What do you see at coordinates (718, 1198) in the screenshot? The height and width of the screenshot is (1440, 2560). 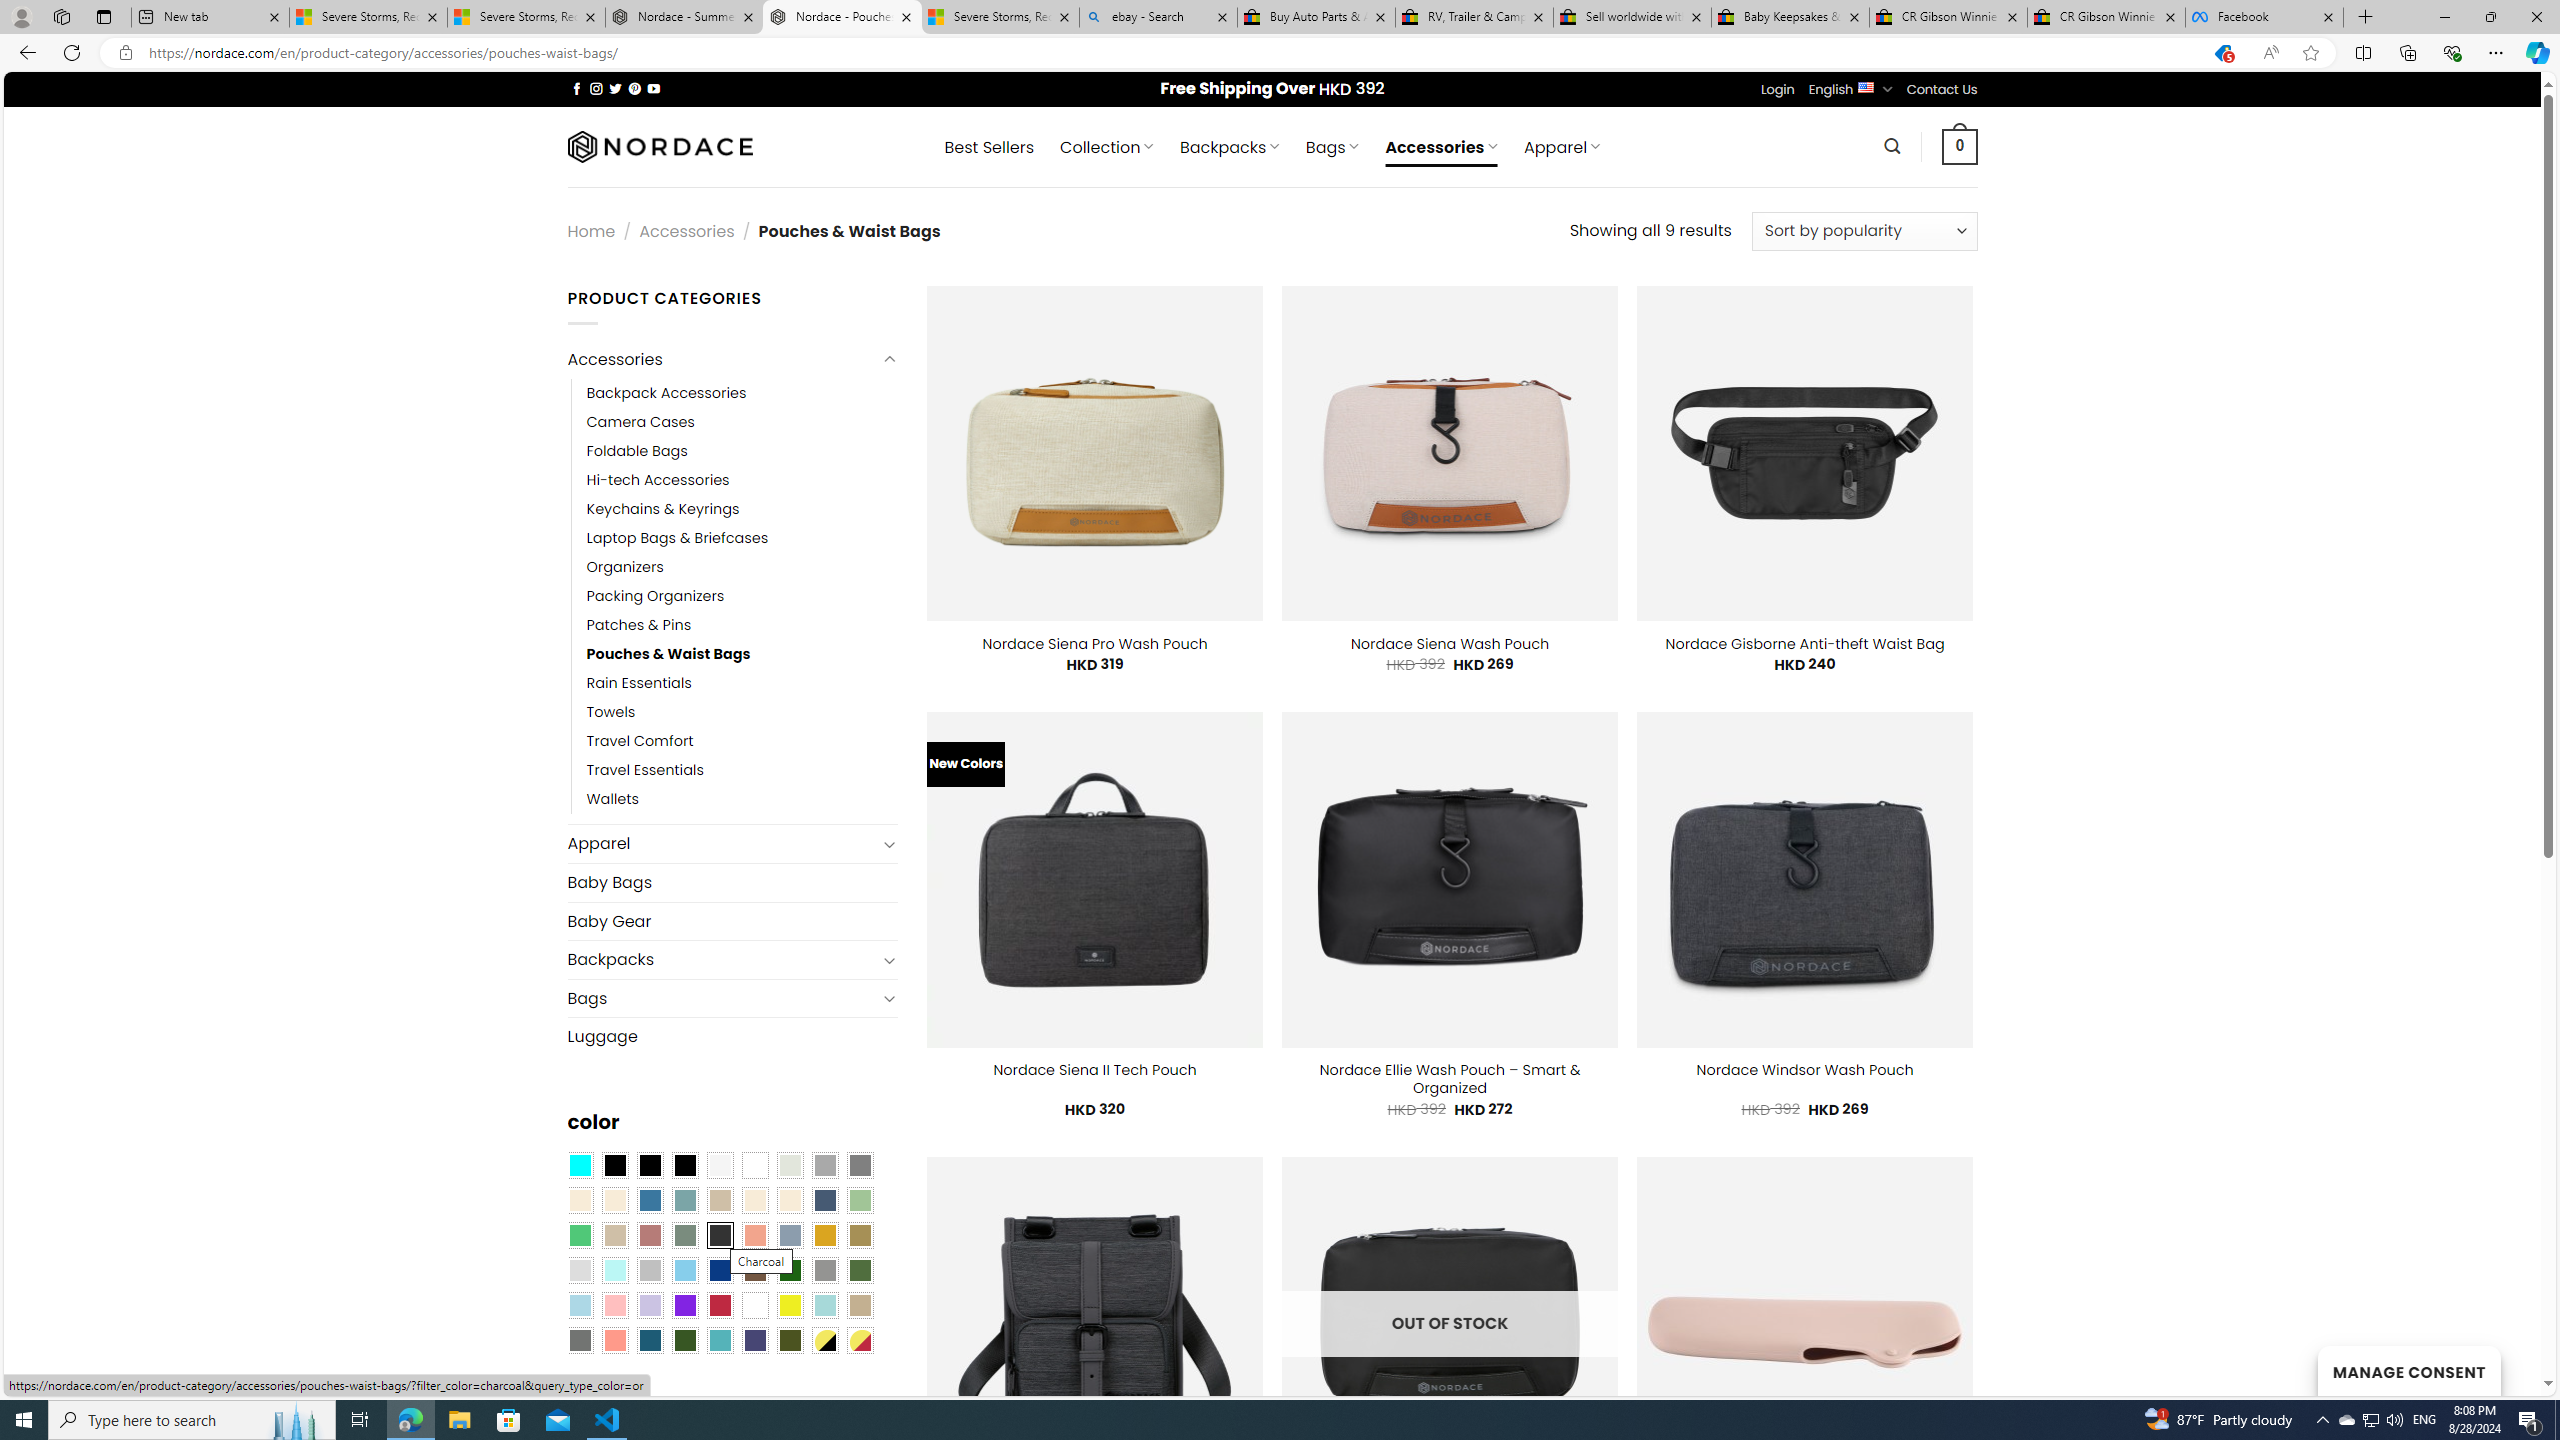 I see `'Brownie'` at bounding box center [718, 1198].